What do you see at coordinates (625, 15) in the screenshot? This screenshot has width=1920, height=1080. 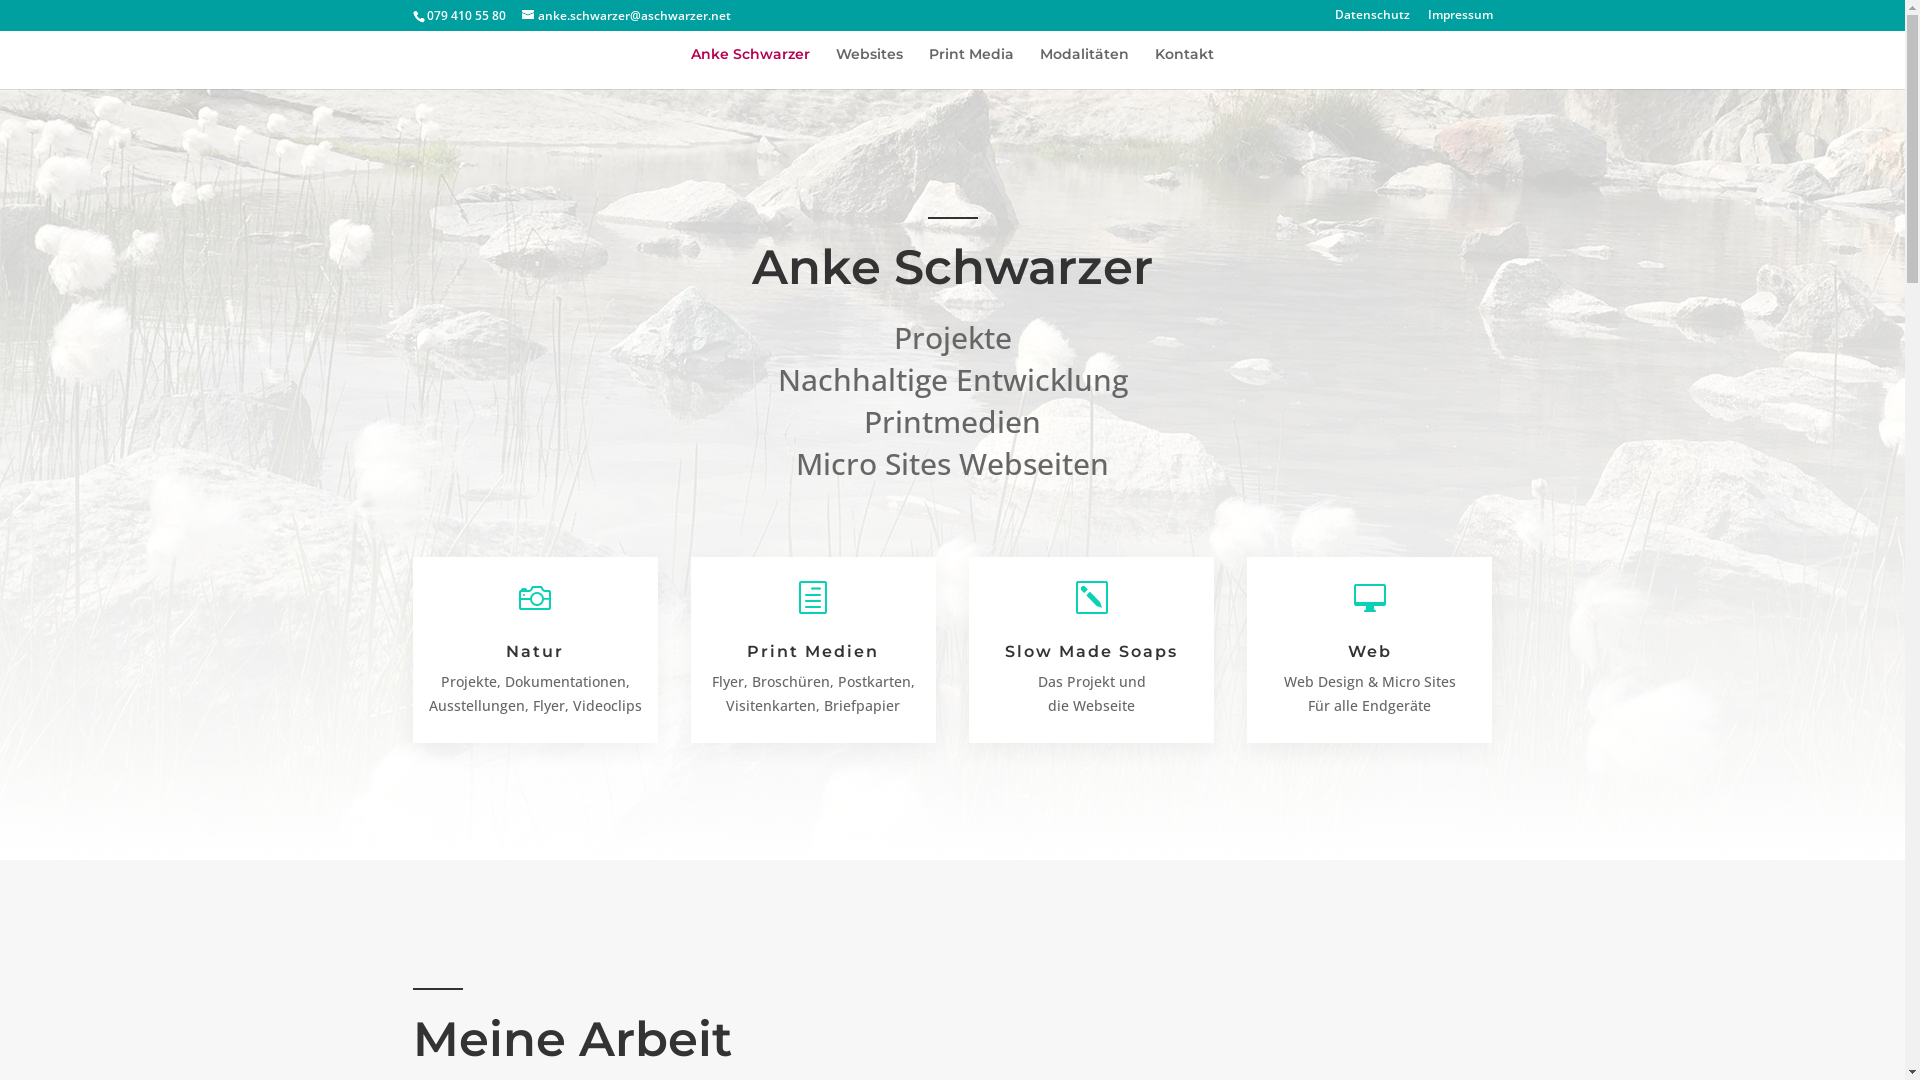 I see `'anke.schwarzer@aschwarzer.net'` at bounding box center [625, 15].